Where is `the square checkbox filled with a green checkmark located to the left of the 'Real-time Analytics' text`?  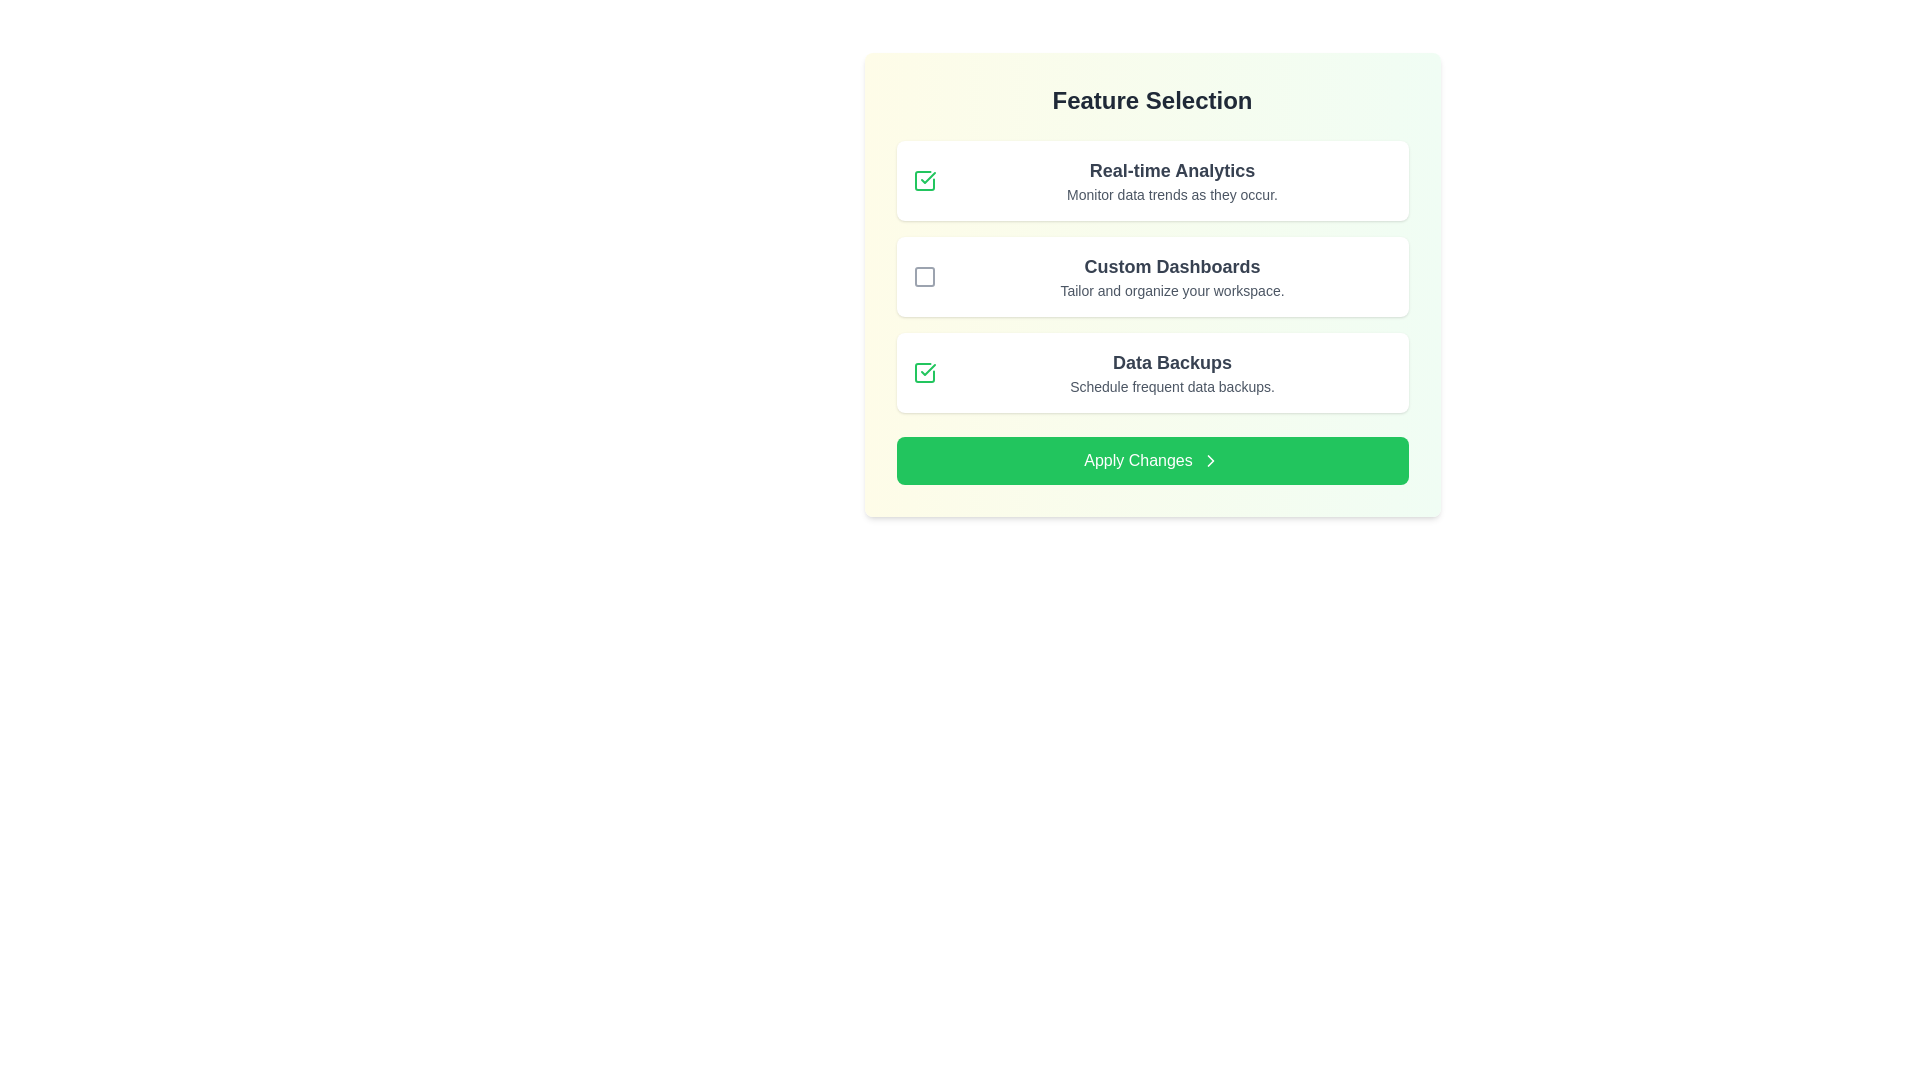
the square checkbox filled with a green checkmark located to the left of the 'Real-time Analytics' text is located at coordinates (923, 181).